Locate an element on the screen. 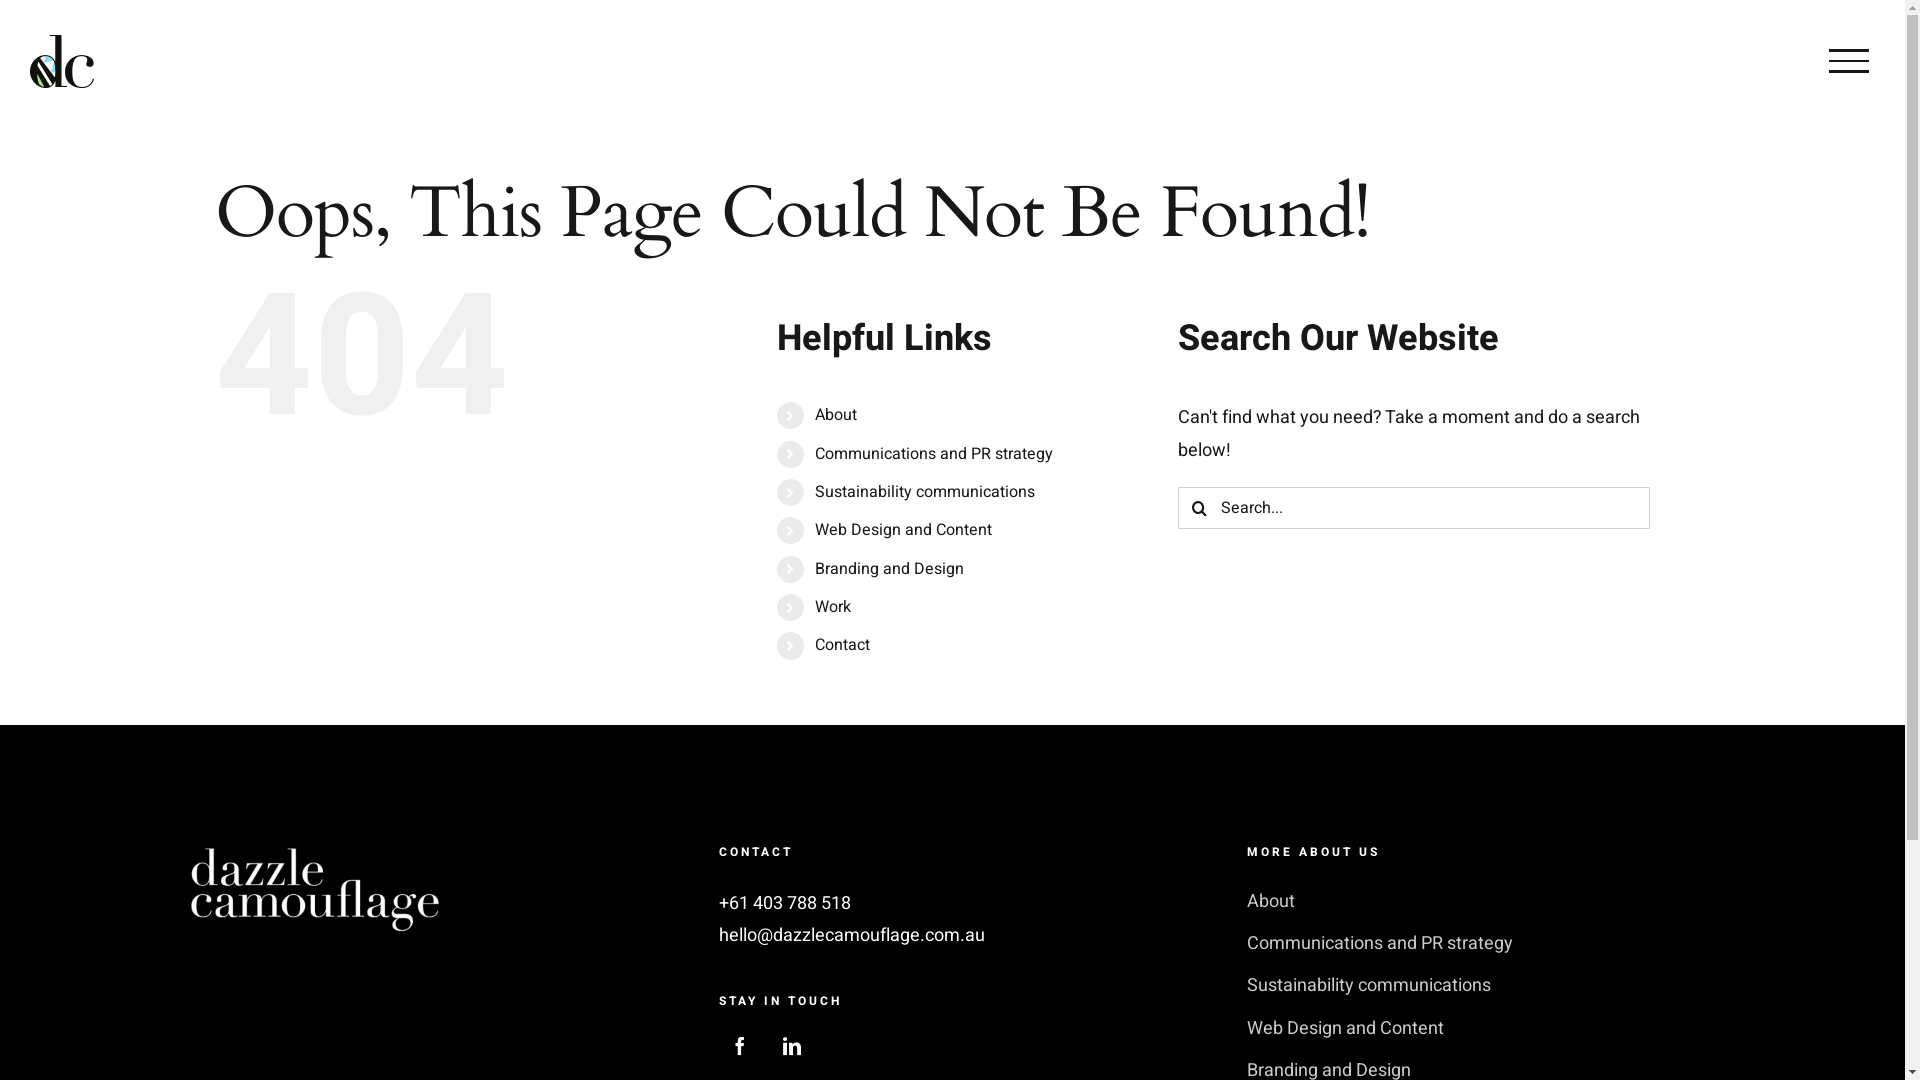 The width and height of the screenshot is (1920, 1080). 'hello@dazzlecamouflage.com.au' is located at coordinates (851, 935).